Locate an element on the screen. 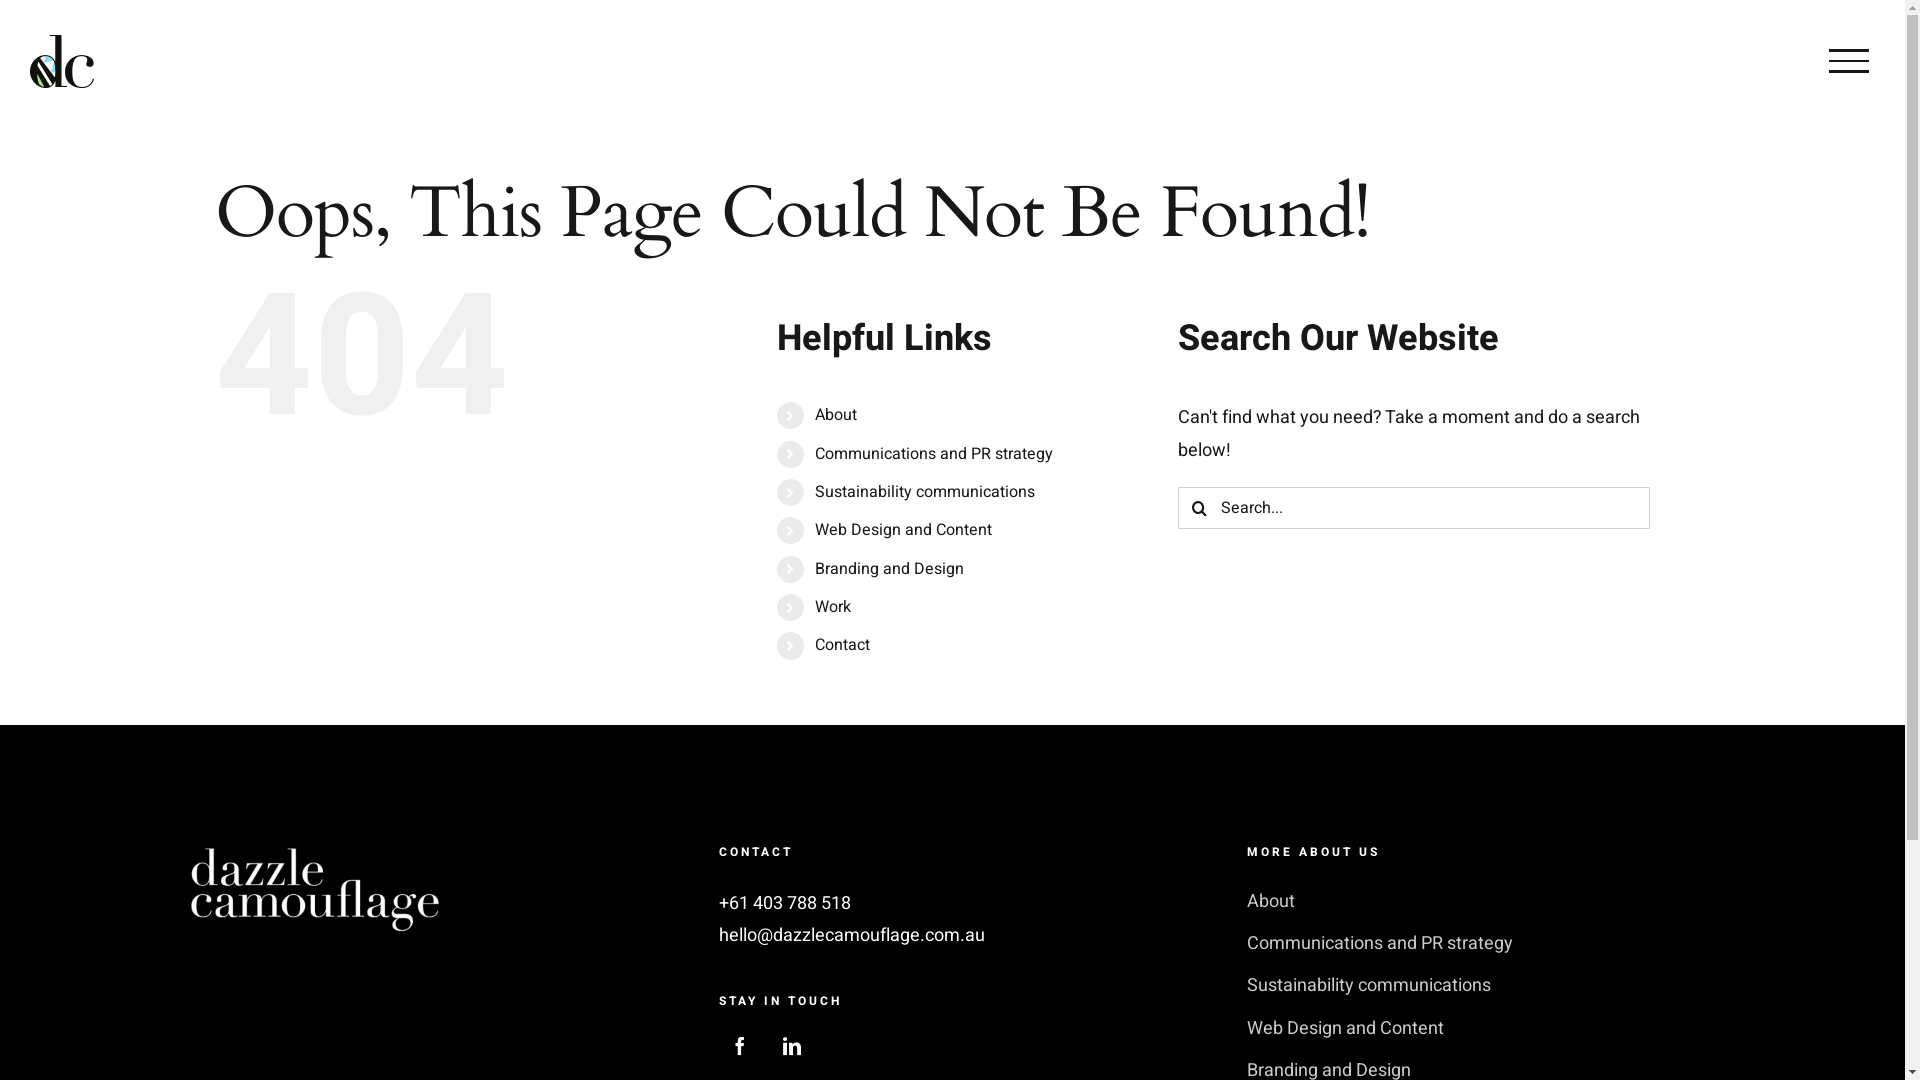 The width and height of the screenshot is (1920, 1080). 'hello@dazzlecamouflage.com.au' is located at coordinates (851, 935).